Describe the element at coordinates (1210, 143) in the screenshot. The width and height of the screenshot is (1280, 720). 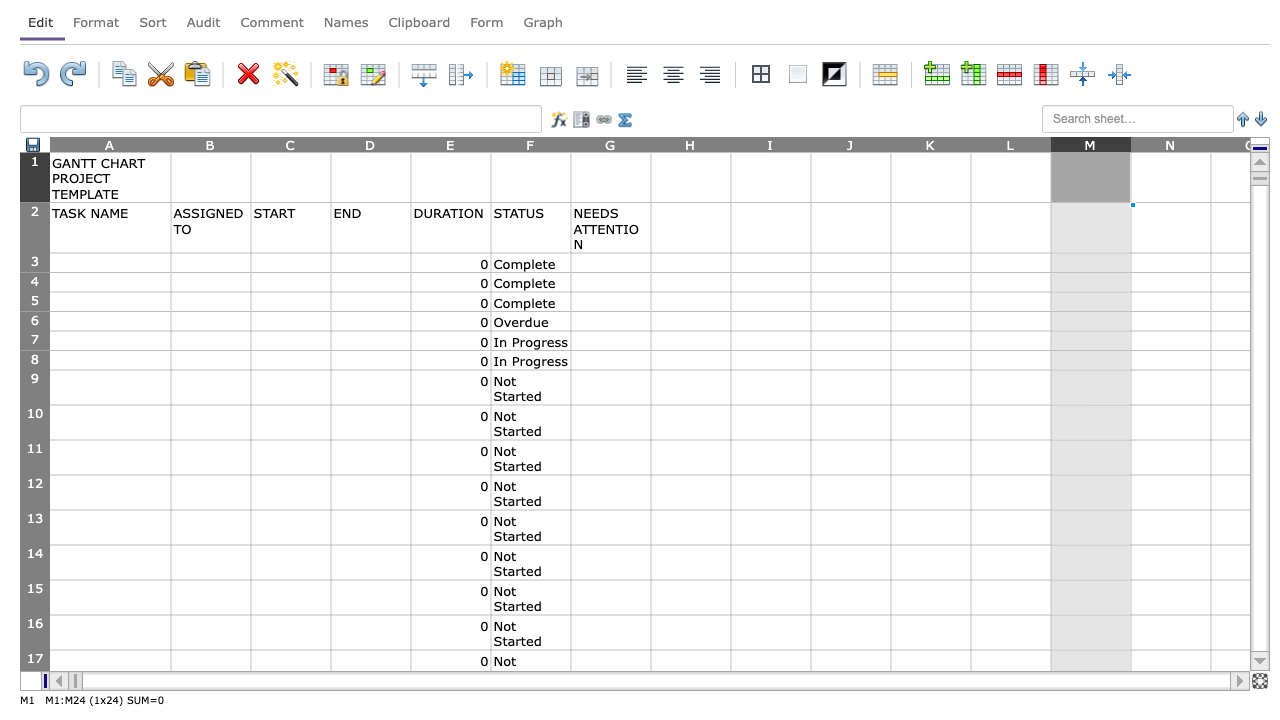
I see `the right edge of column N, for next step resizing the column` at that location.